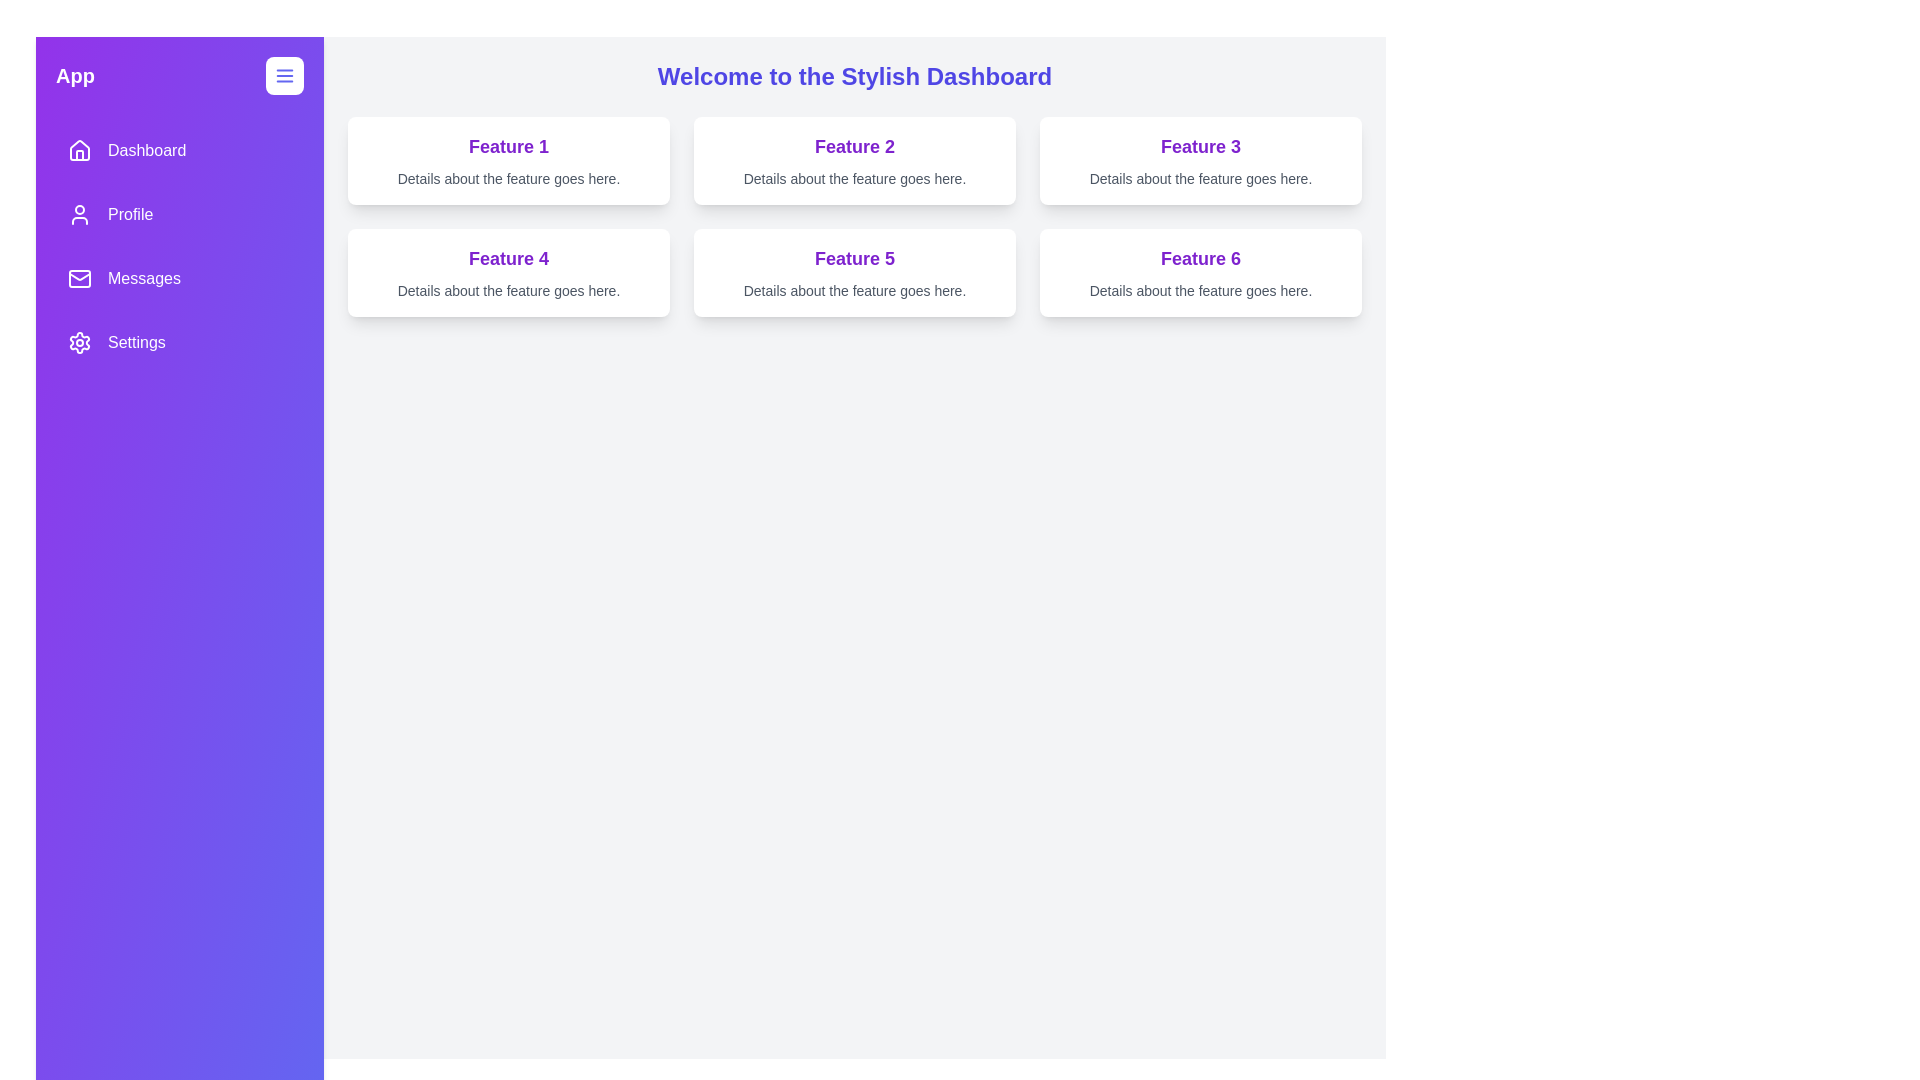 Image resolution: width=1920 pixels, height=1080 pixels. I want to click on any item in the Navigation Panel located on the left side of the application, which includes options like Dashboard, Profile, Messages, and Settings, so click(180, 245).